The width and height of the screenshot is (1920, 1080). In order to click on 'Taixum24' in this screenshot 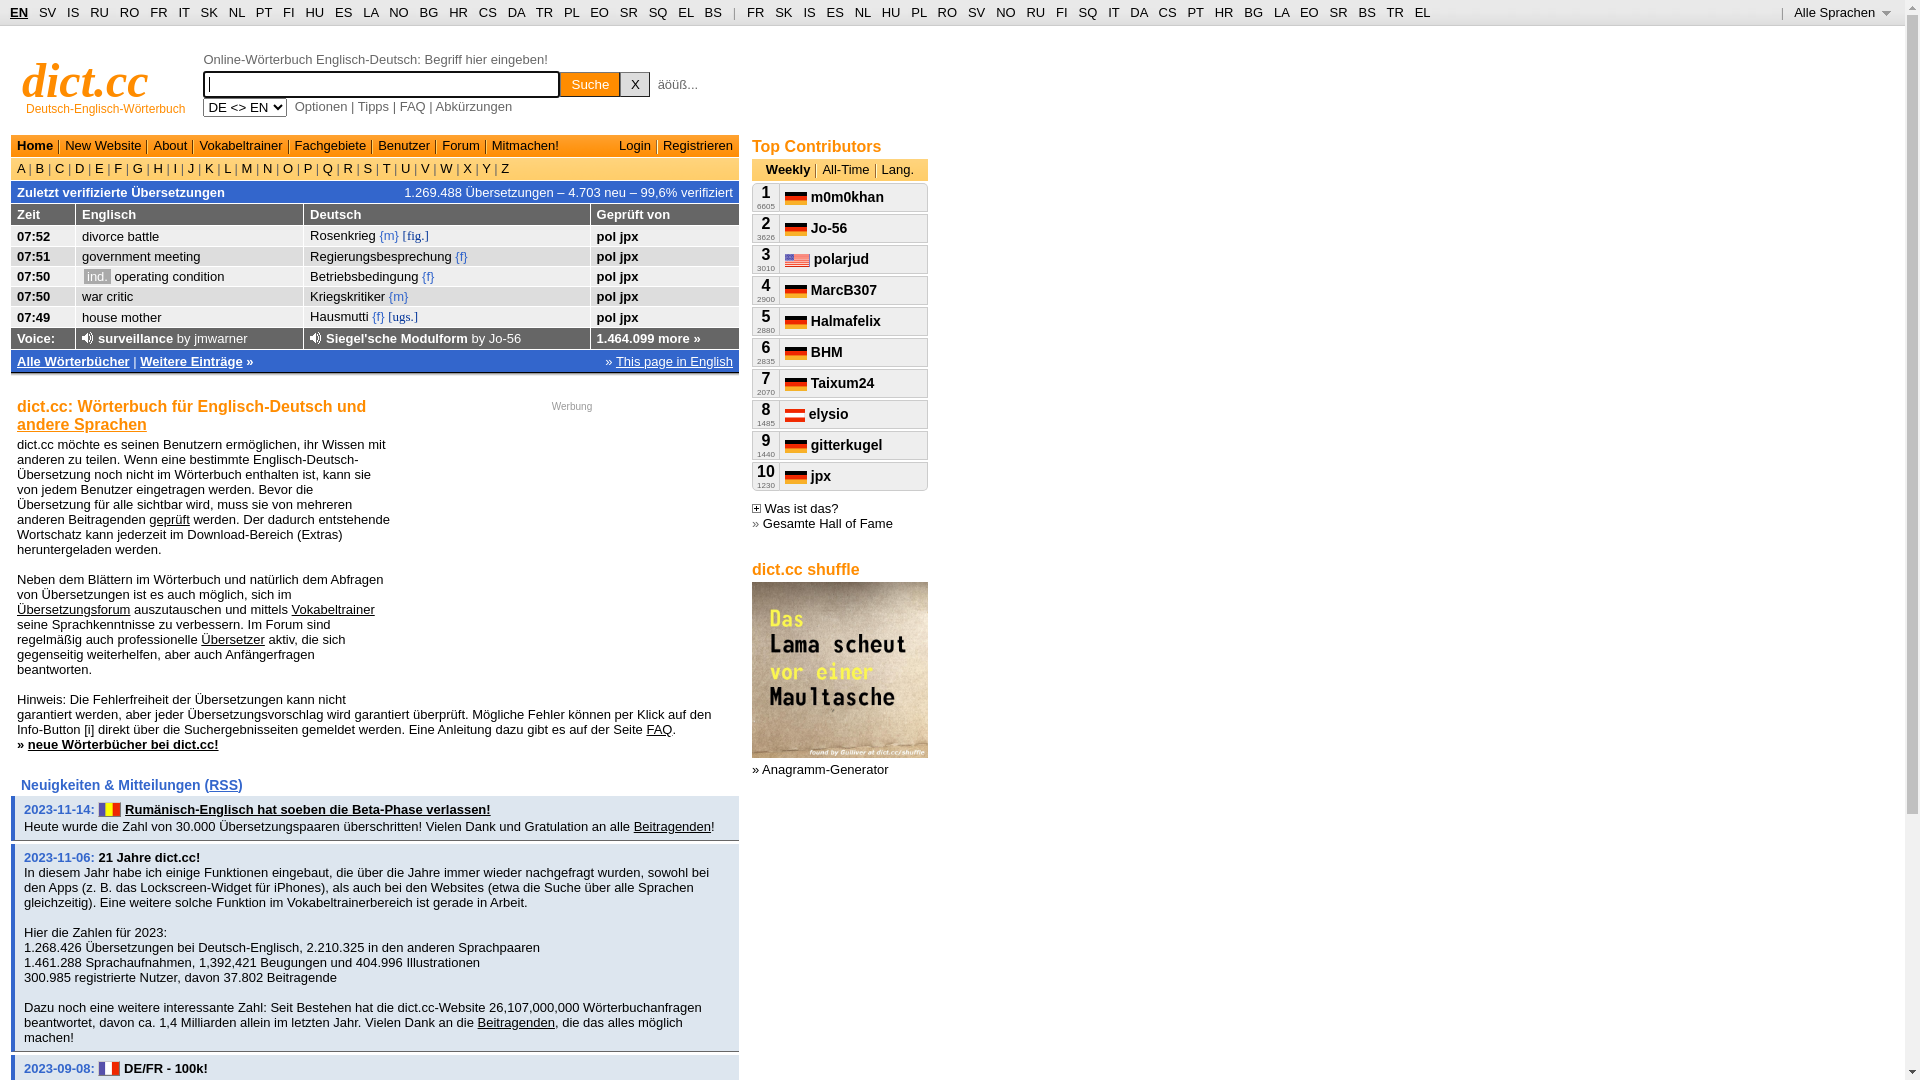, I will do `click(784, 382)`.